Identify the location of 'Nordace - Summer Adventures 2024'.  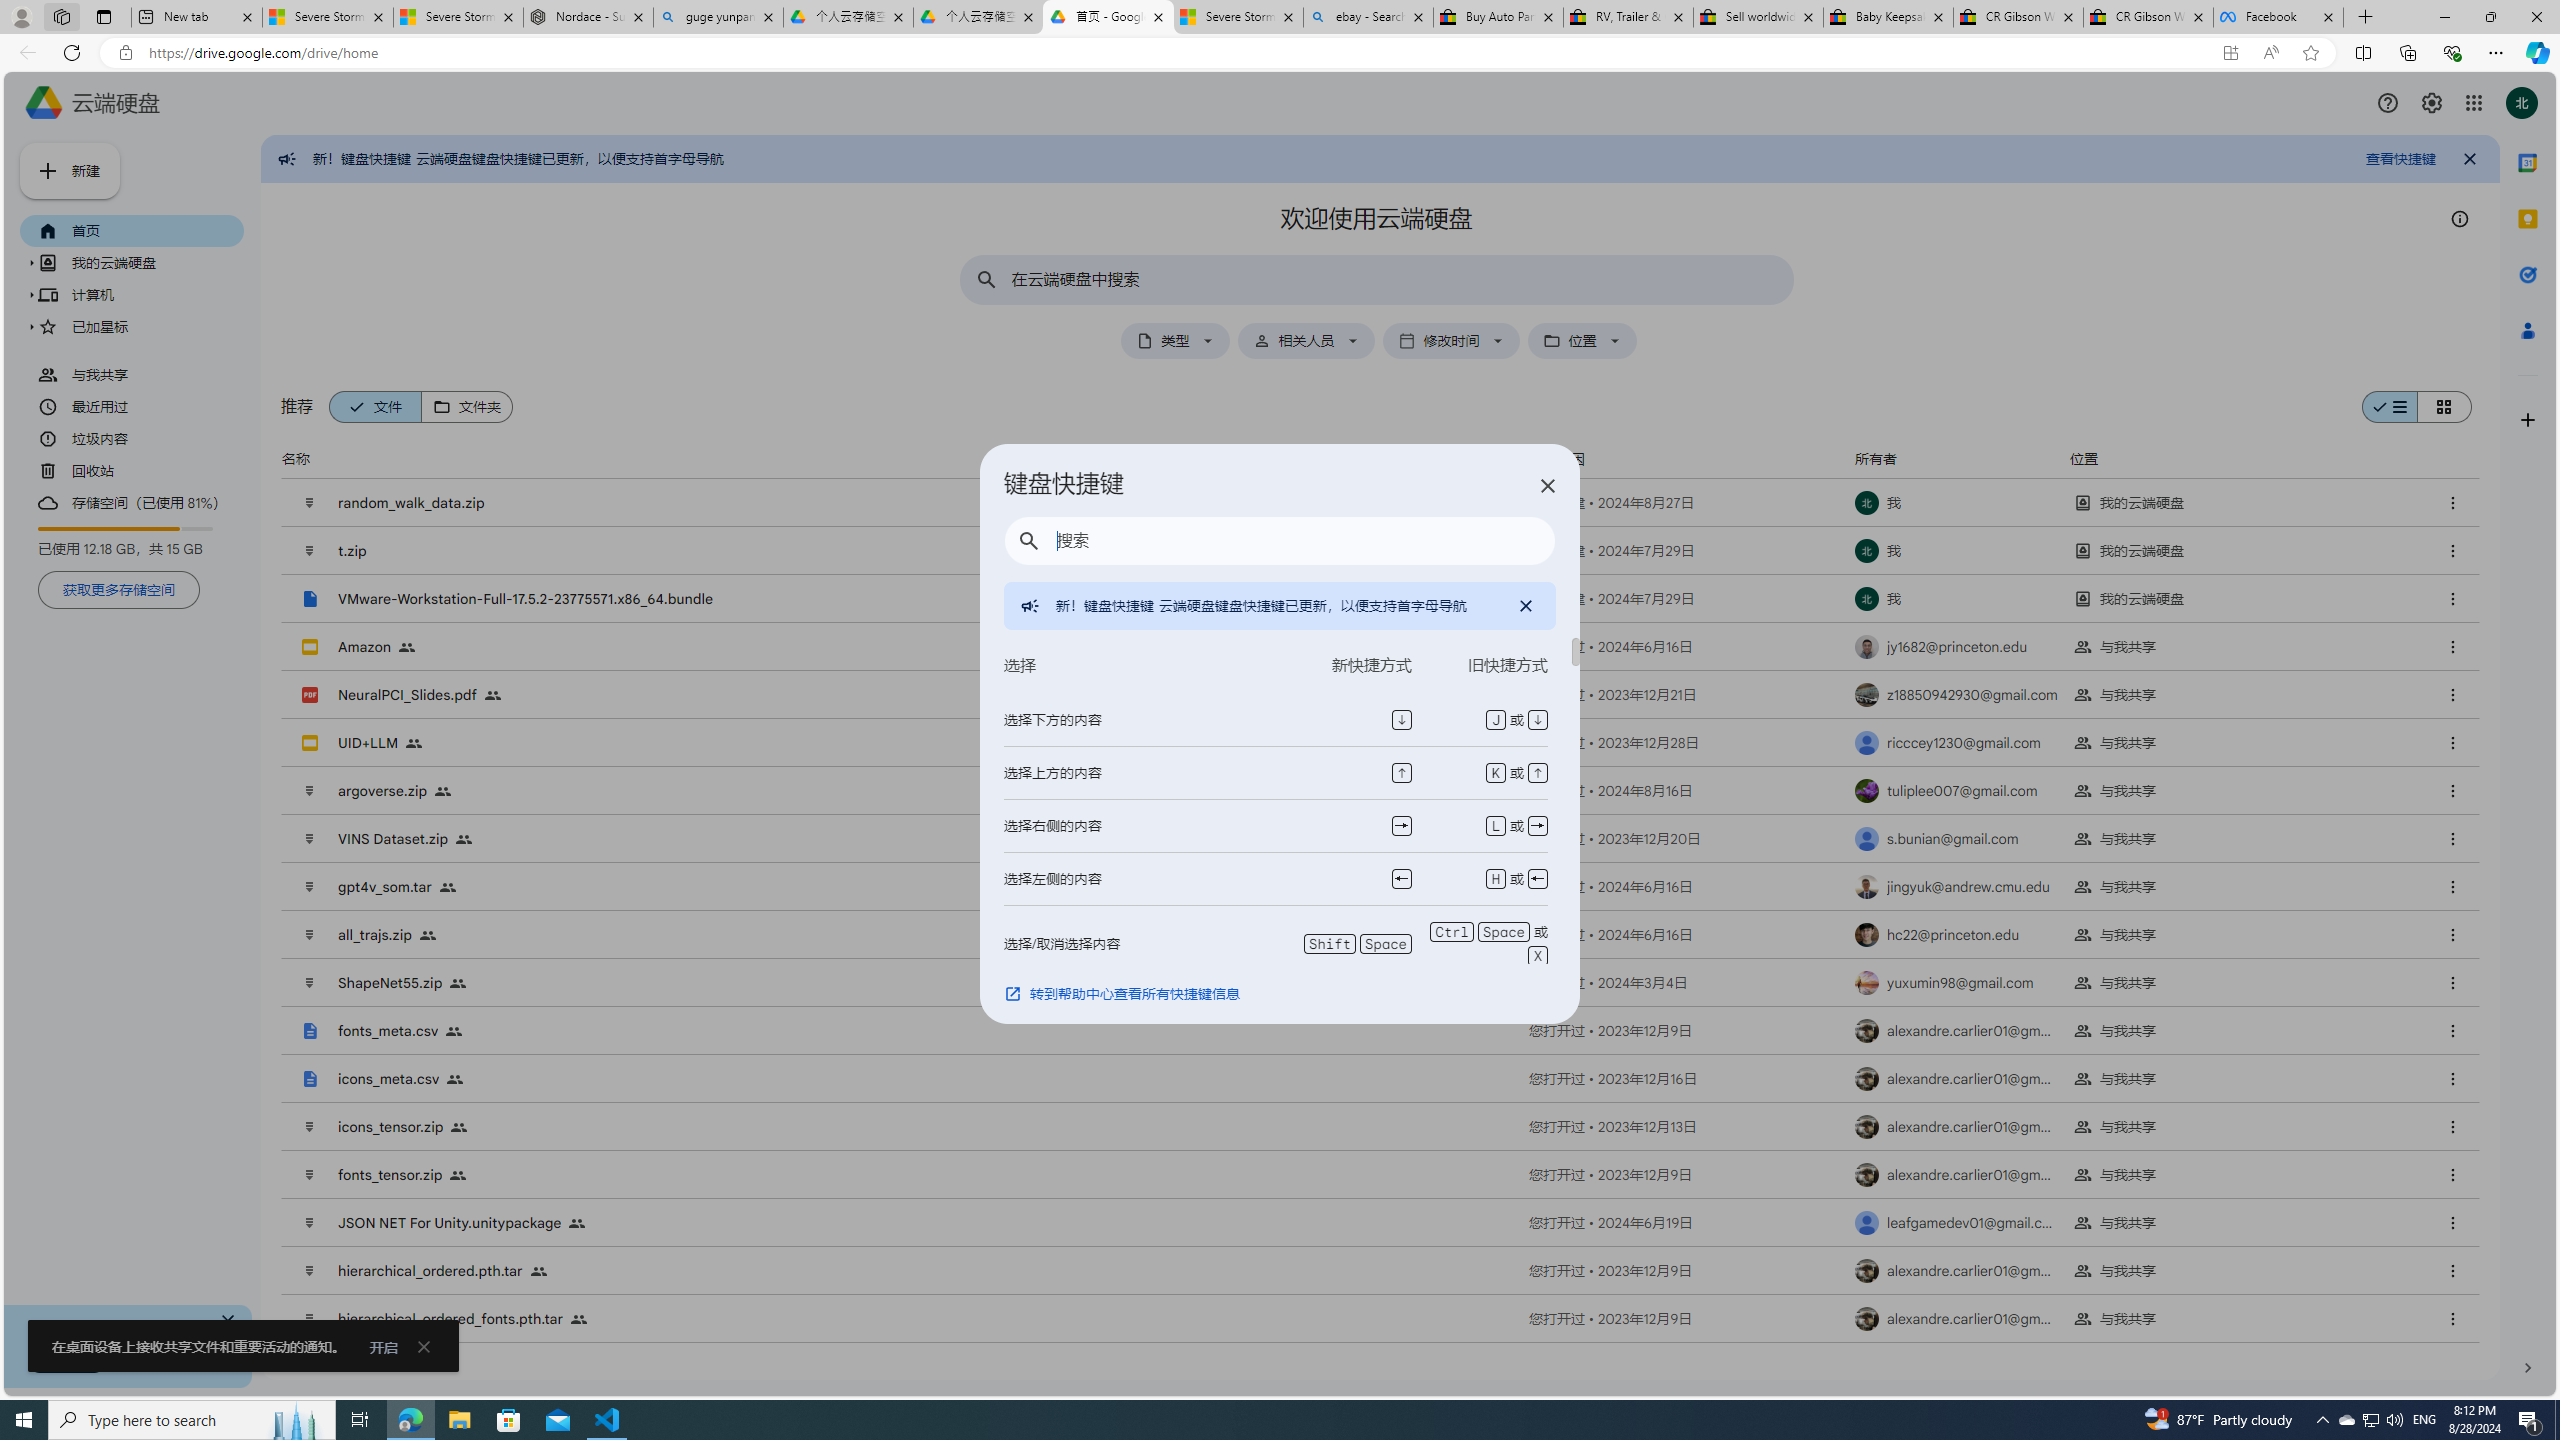
(587, 16).